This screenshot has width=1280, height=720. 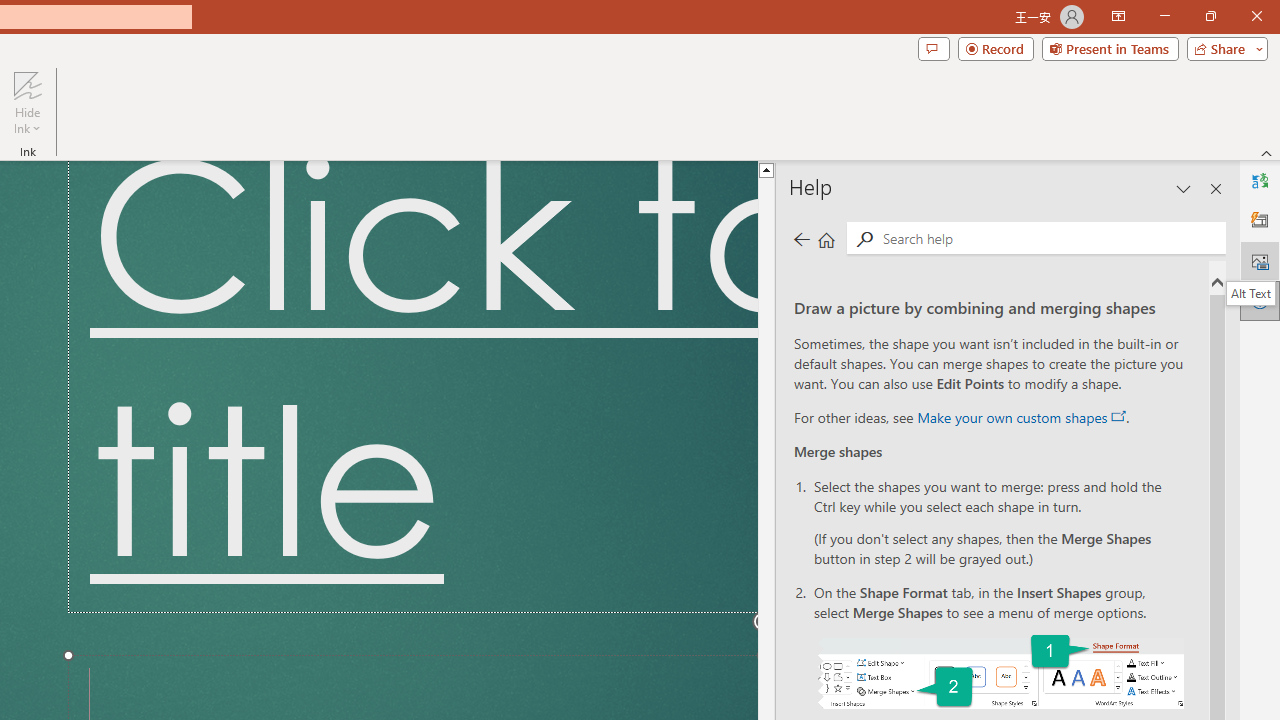 What do you see at coordinates (27, 103) in the screenshot?
I see `'Hide Ink'` at bounding box center [27, 103].